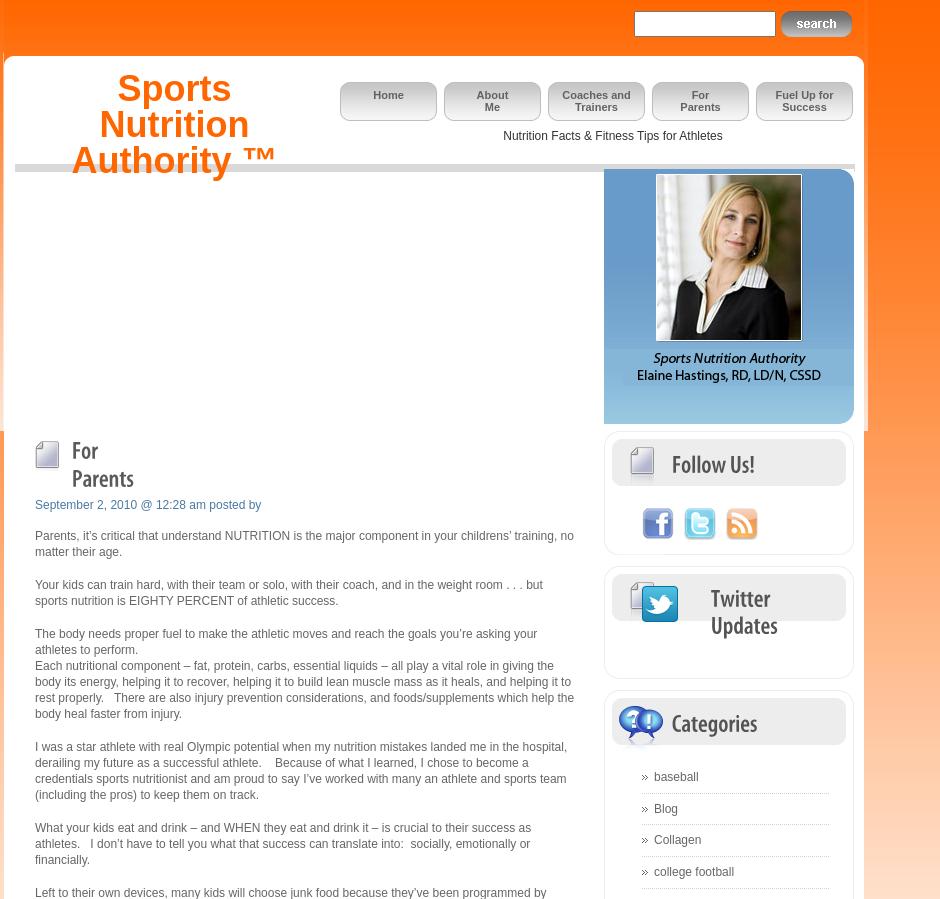  What do you see at coordinates (285, 639) in the screenshot?
I see `'The body needs proper fuel to make the athletic moves and reach the goals you’re asking your athletes to perform.'` at bounding box center [285, 639].